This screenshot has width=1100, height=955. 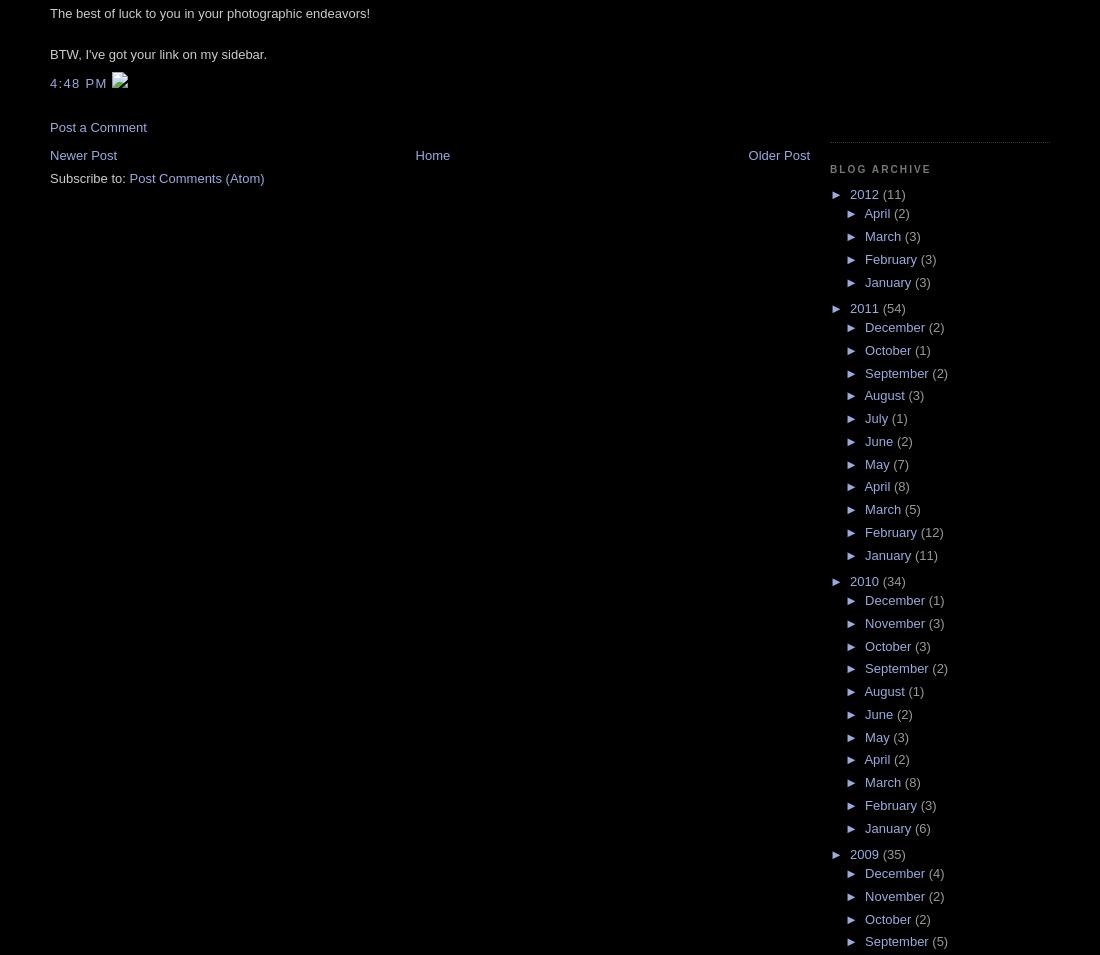 What do you see at coordinates (922, 827) in the screenshot?
I see `'(6)'` at bounding box center [922, 827].